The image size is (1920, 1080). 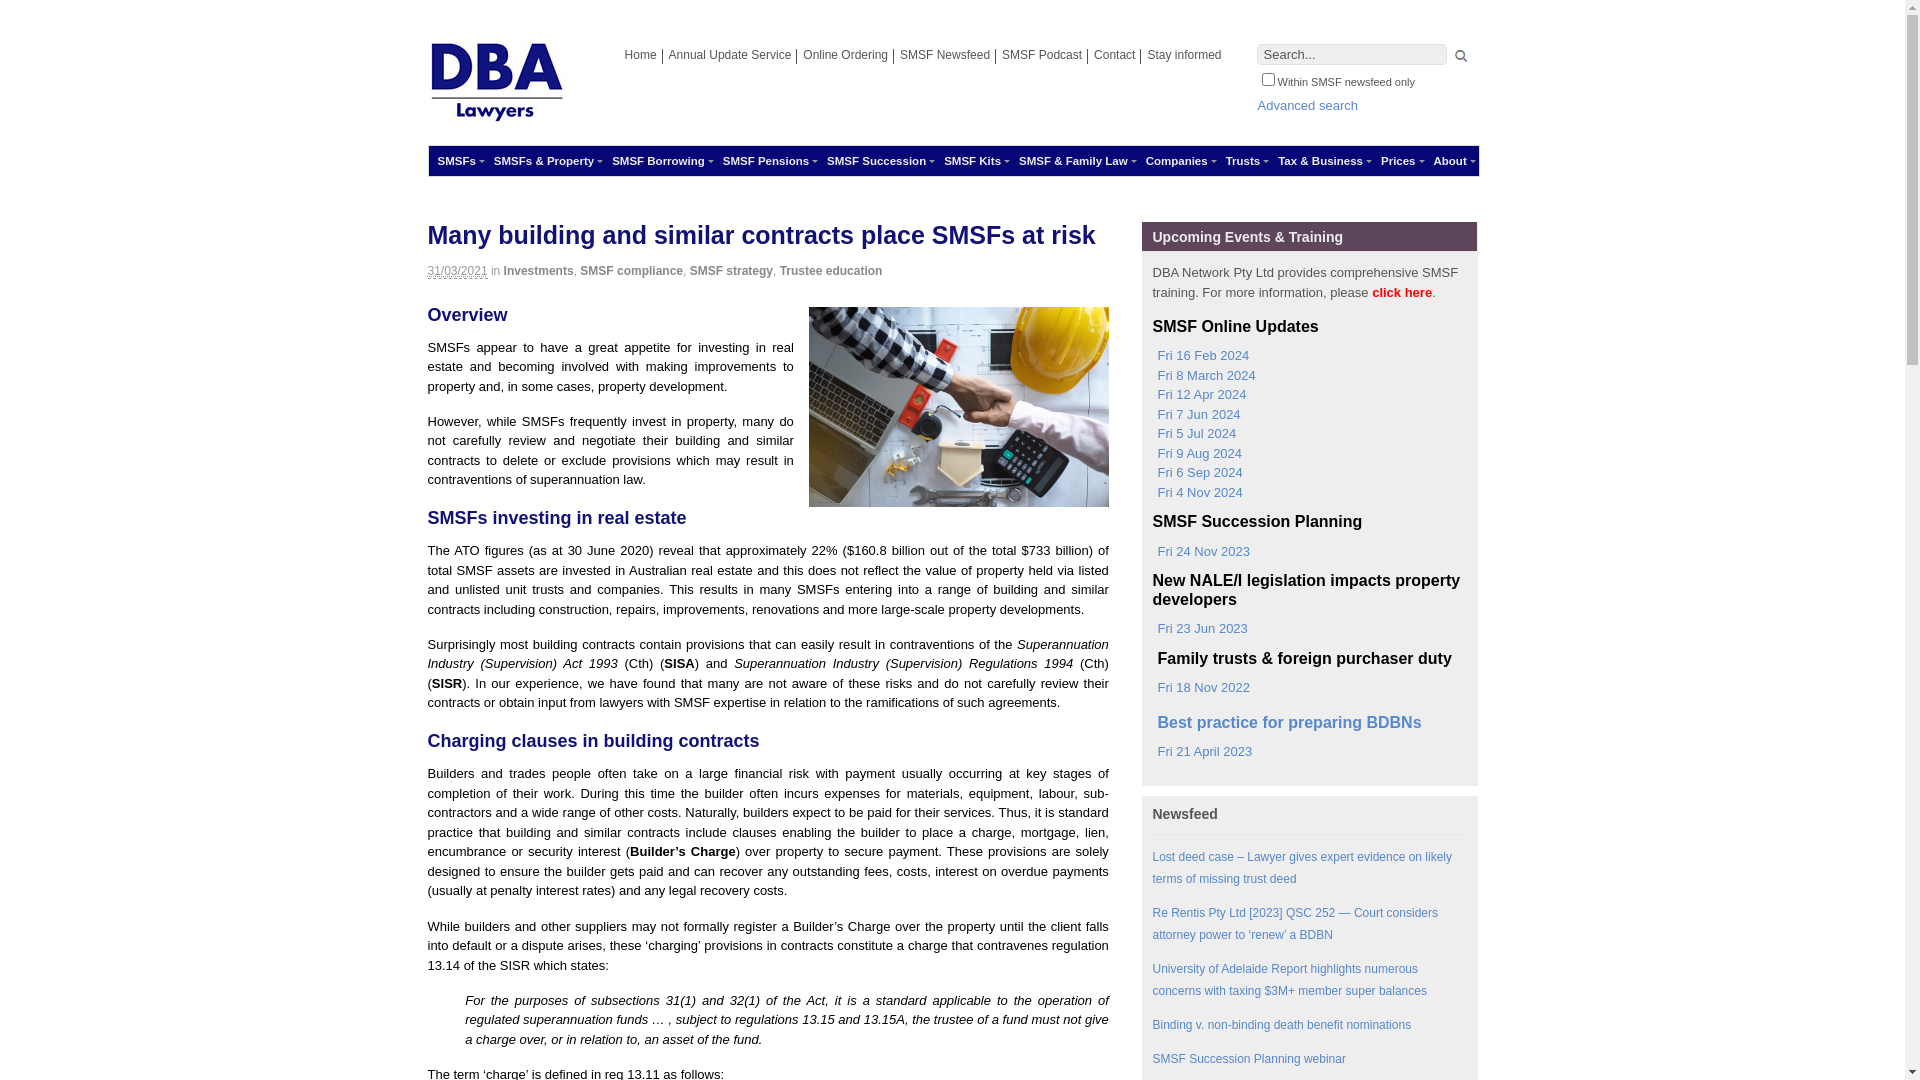 What do you see at coordinates (1281, 1025) in the screenshot?
I see `'Binding v. non-binding death benefit nominations'` at bounding box center [1281, 1025].